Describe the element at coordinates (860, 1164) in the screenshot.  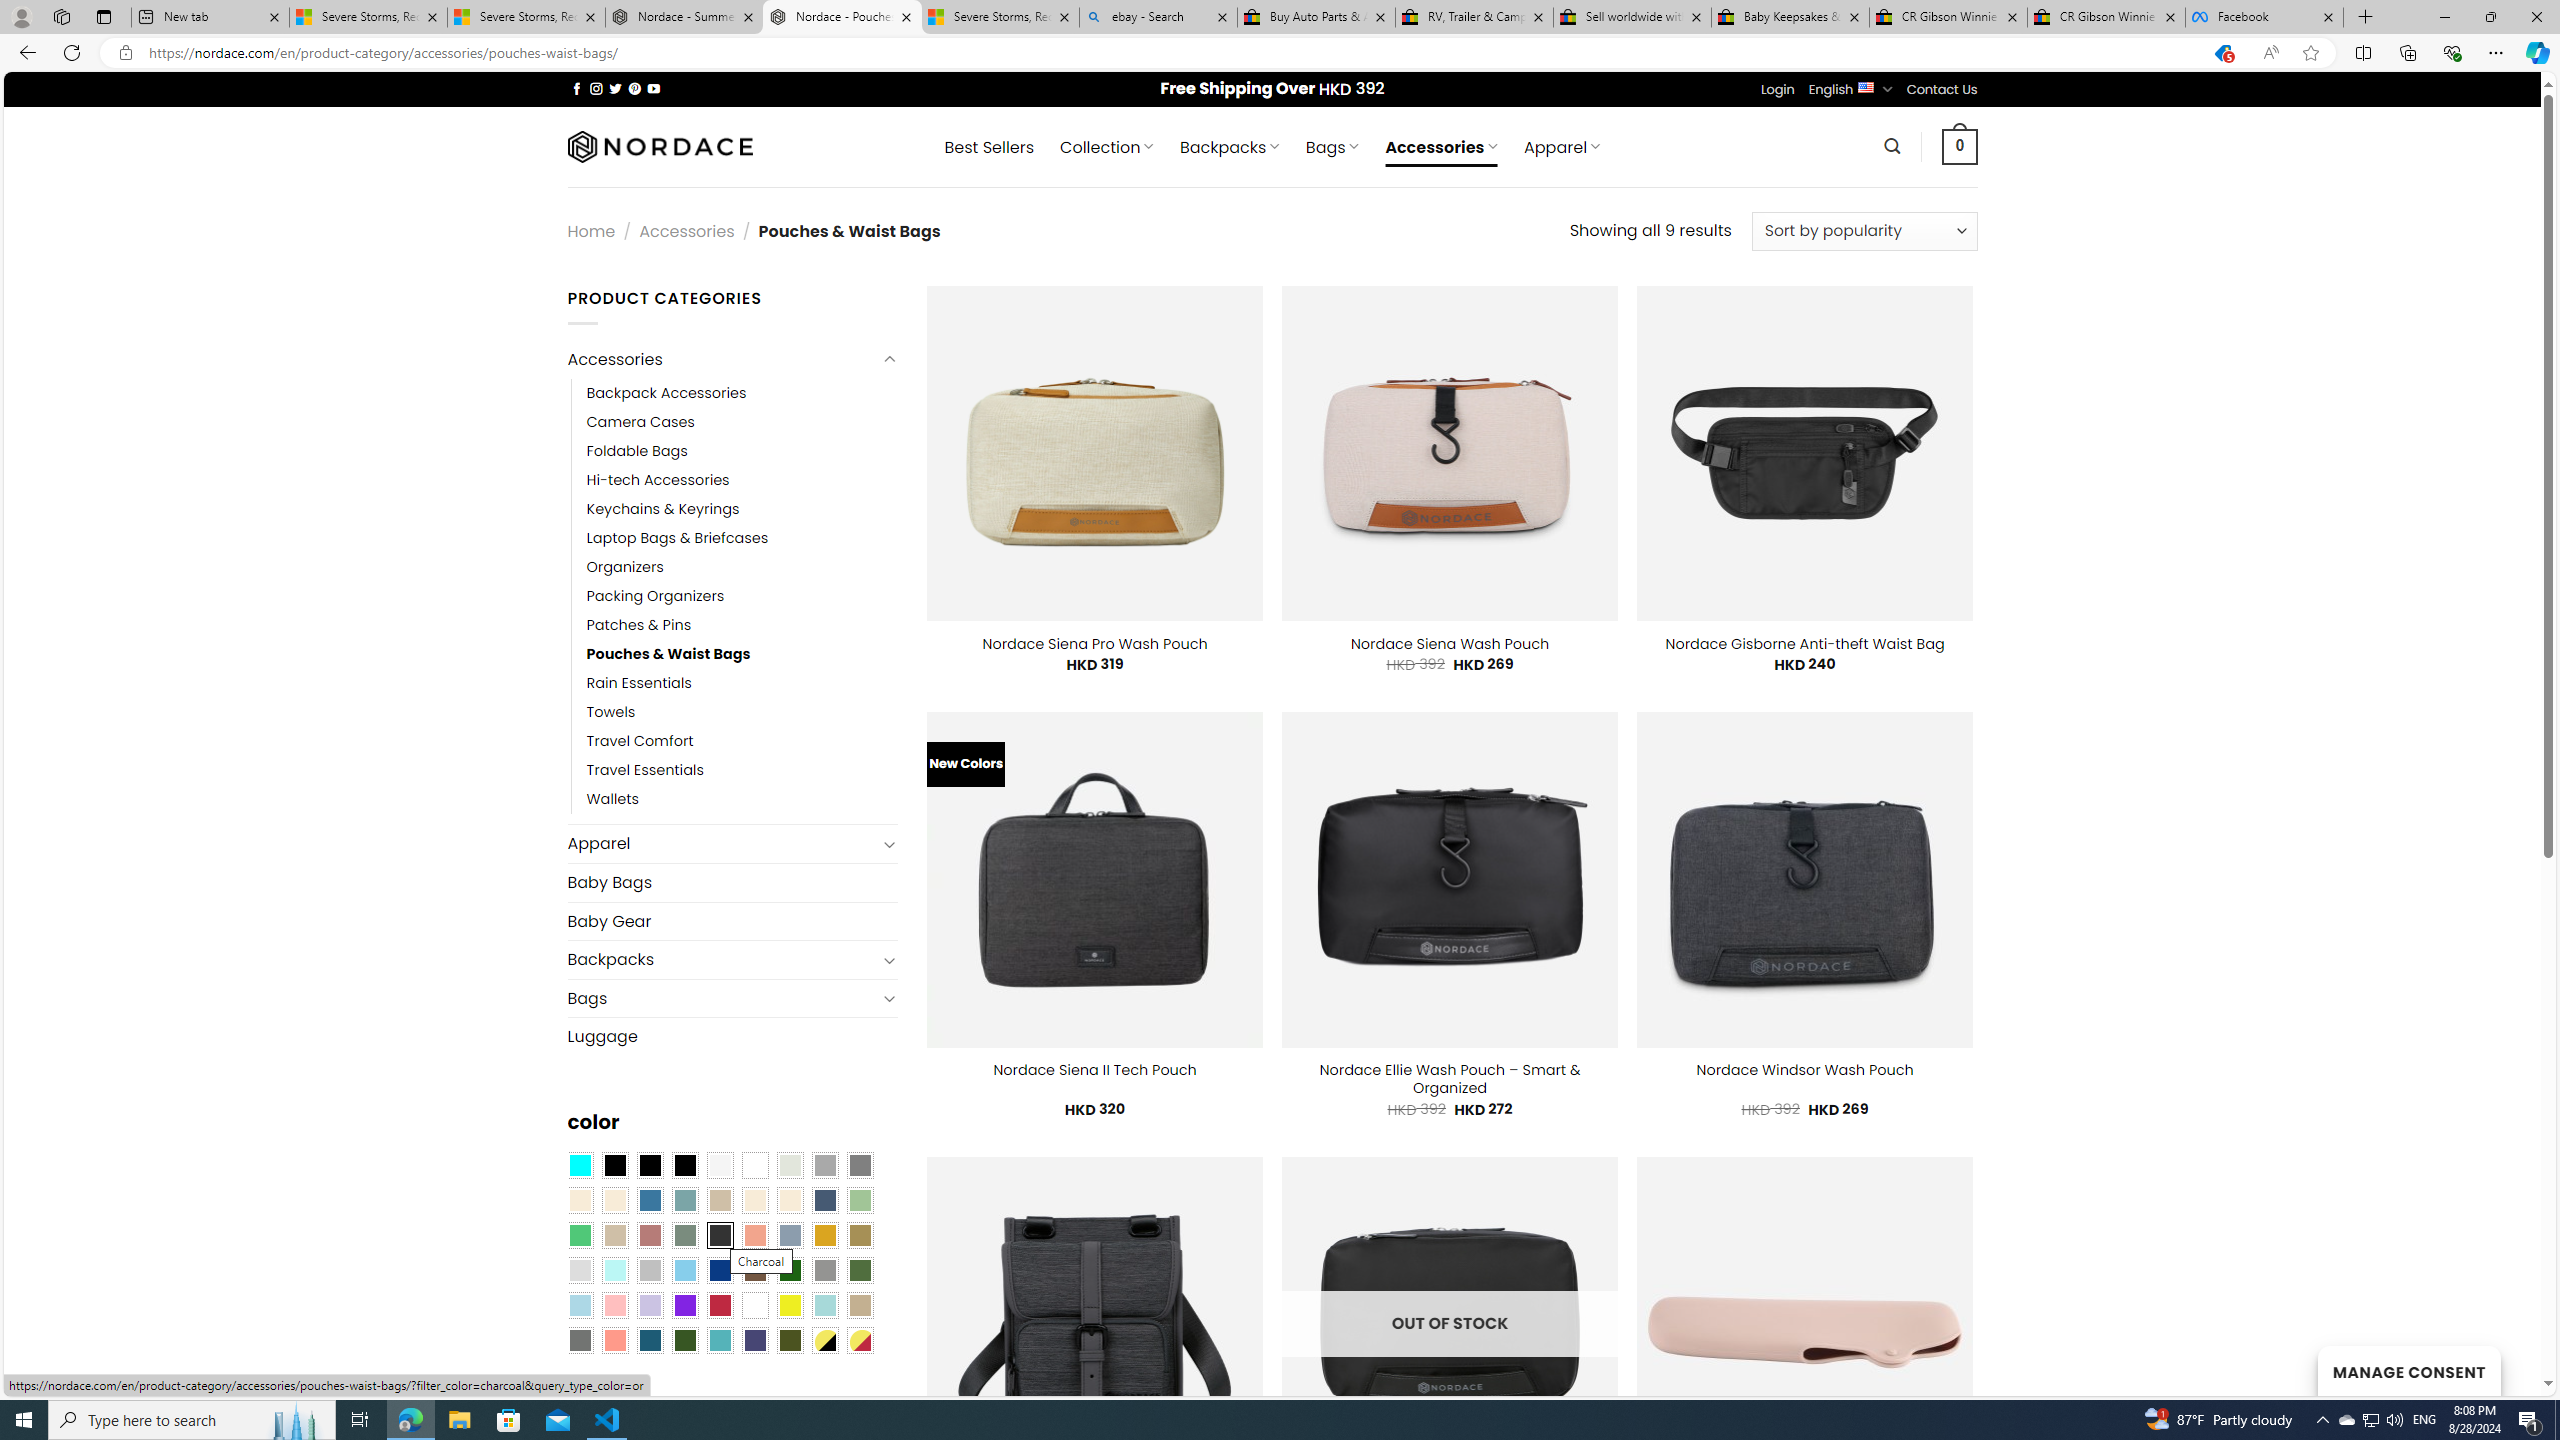
I see `'All Gray'` at that location.